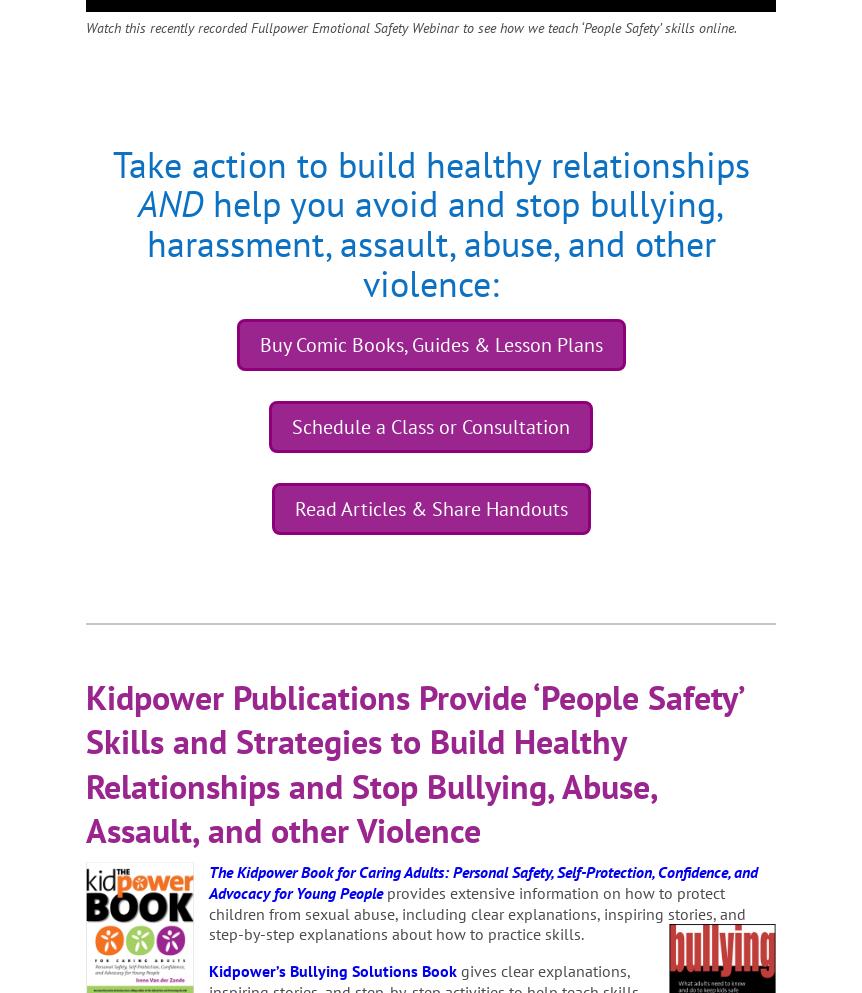 This screenshot has width=862, height=993. I want to click on 'Take action to build healthy relationships', so click(110, 162).